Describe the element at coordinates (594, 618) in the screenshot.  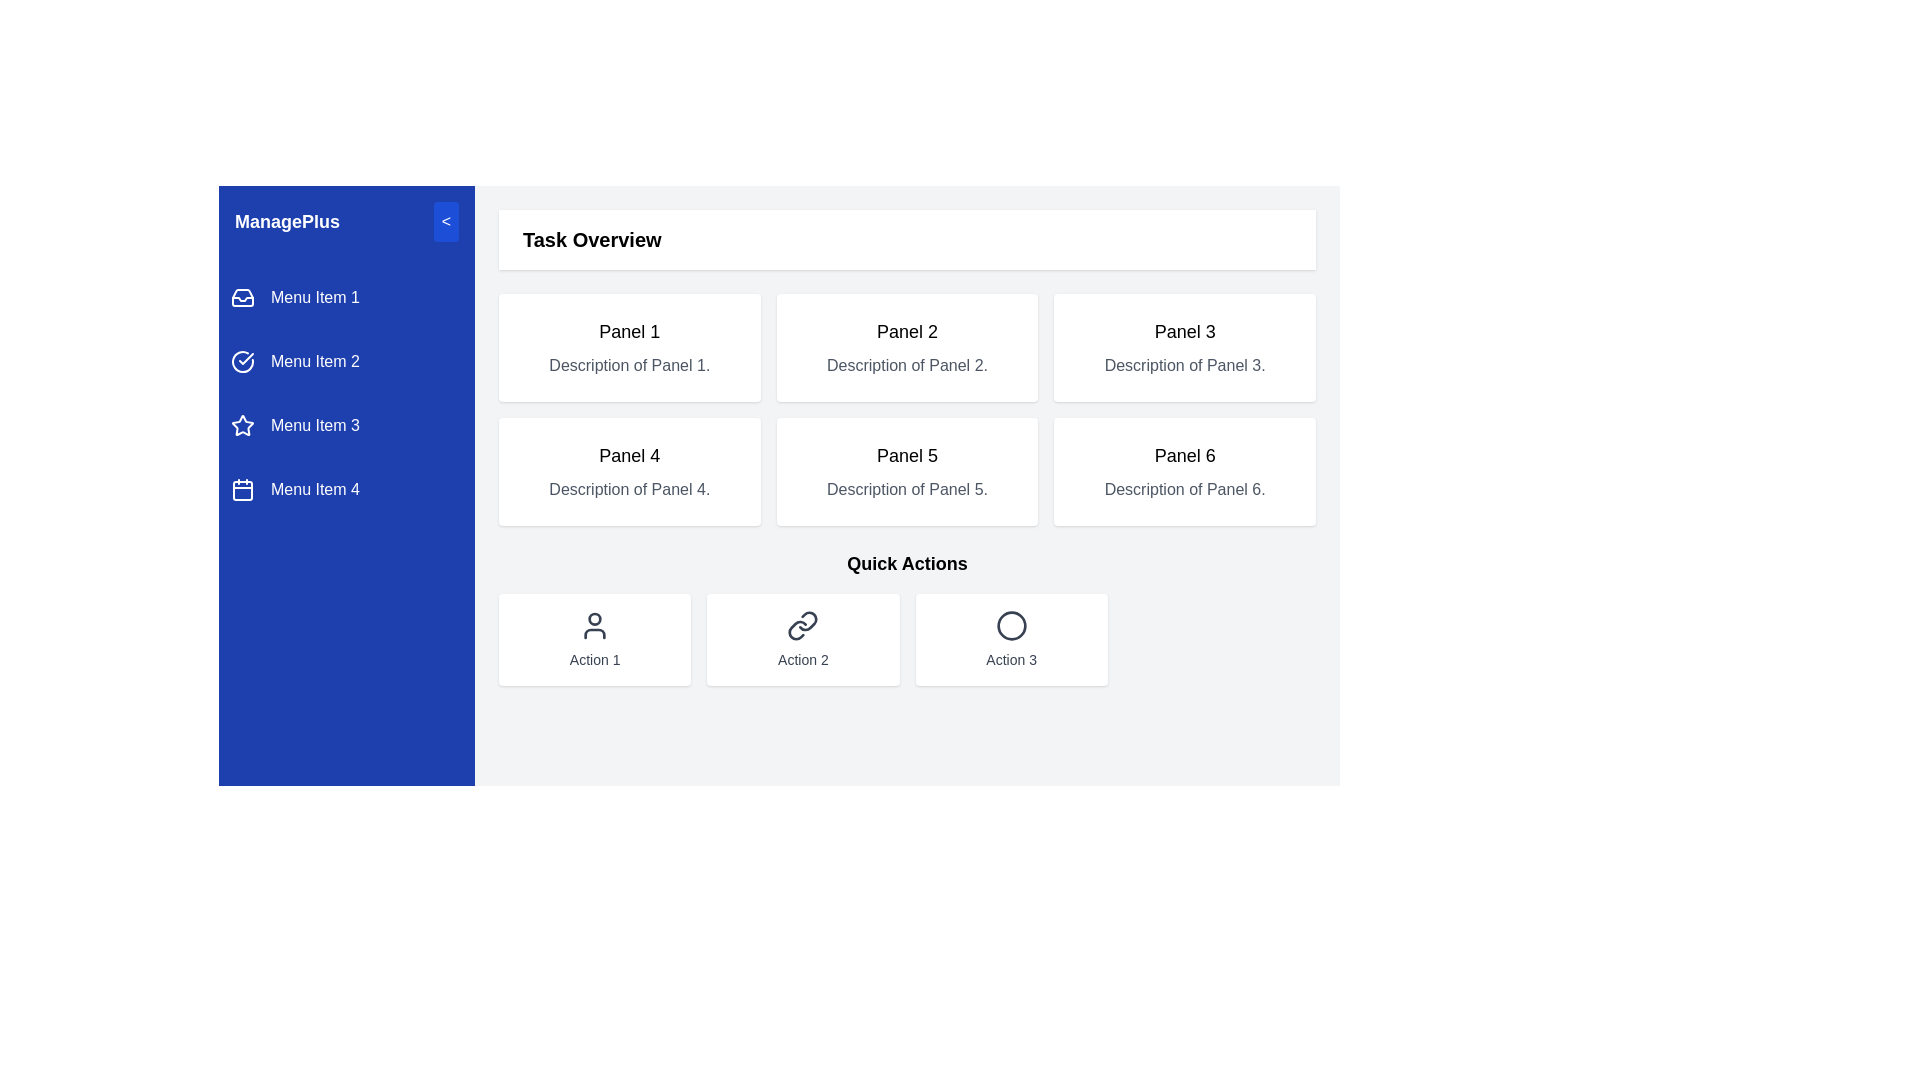
I see `the decorative graphical SVG circle element representing the user's head in the user-profile icon, located above the text label 'Action 1' in the 'Quick Actions' section` at that location.